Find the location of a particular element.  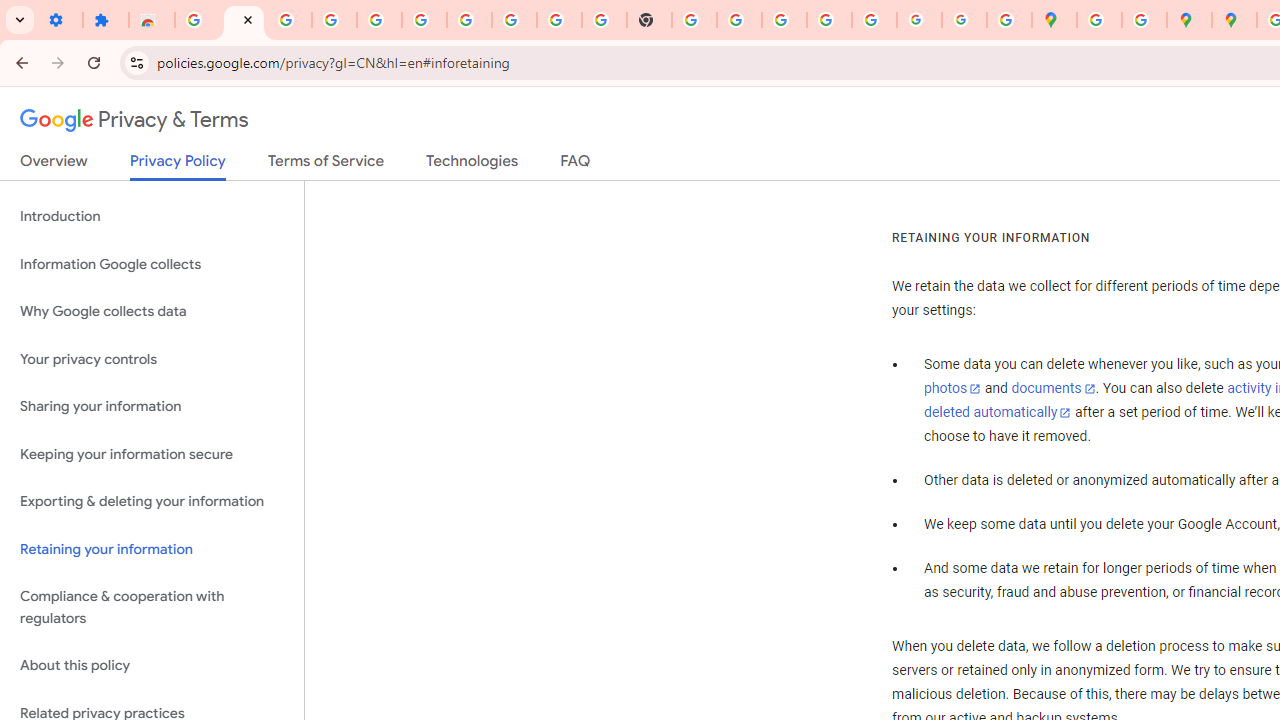

'Why Google collects data' is located at coordinates (151, 312).